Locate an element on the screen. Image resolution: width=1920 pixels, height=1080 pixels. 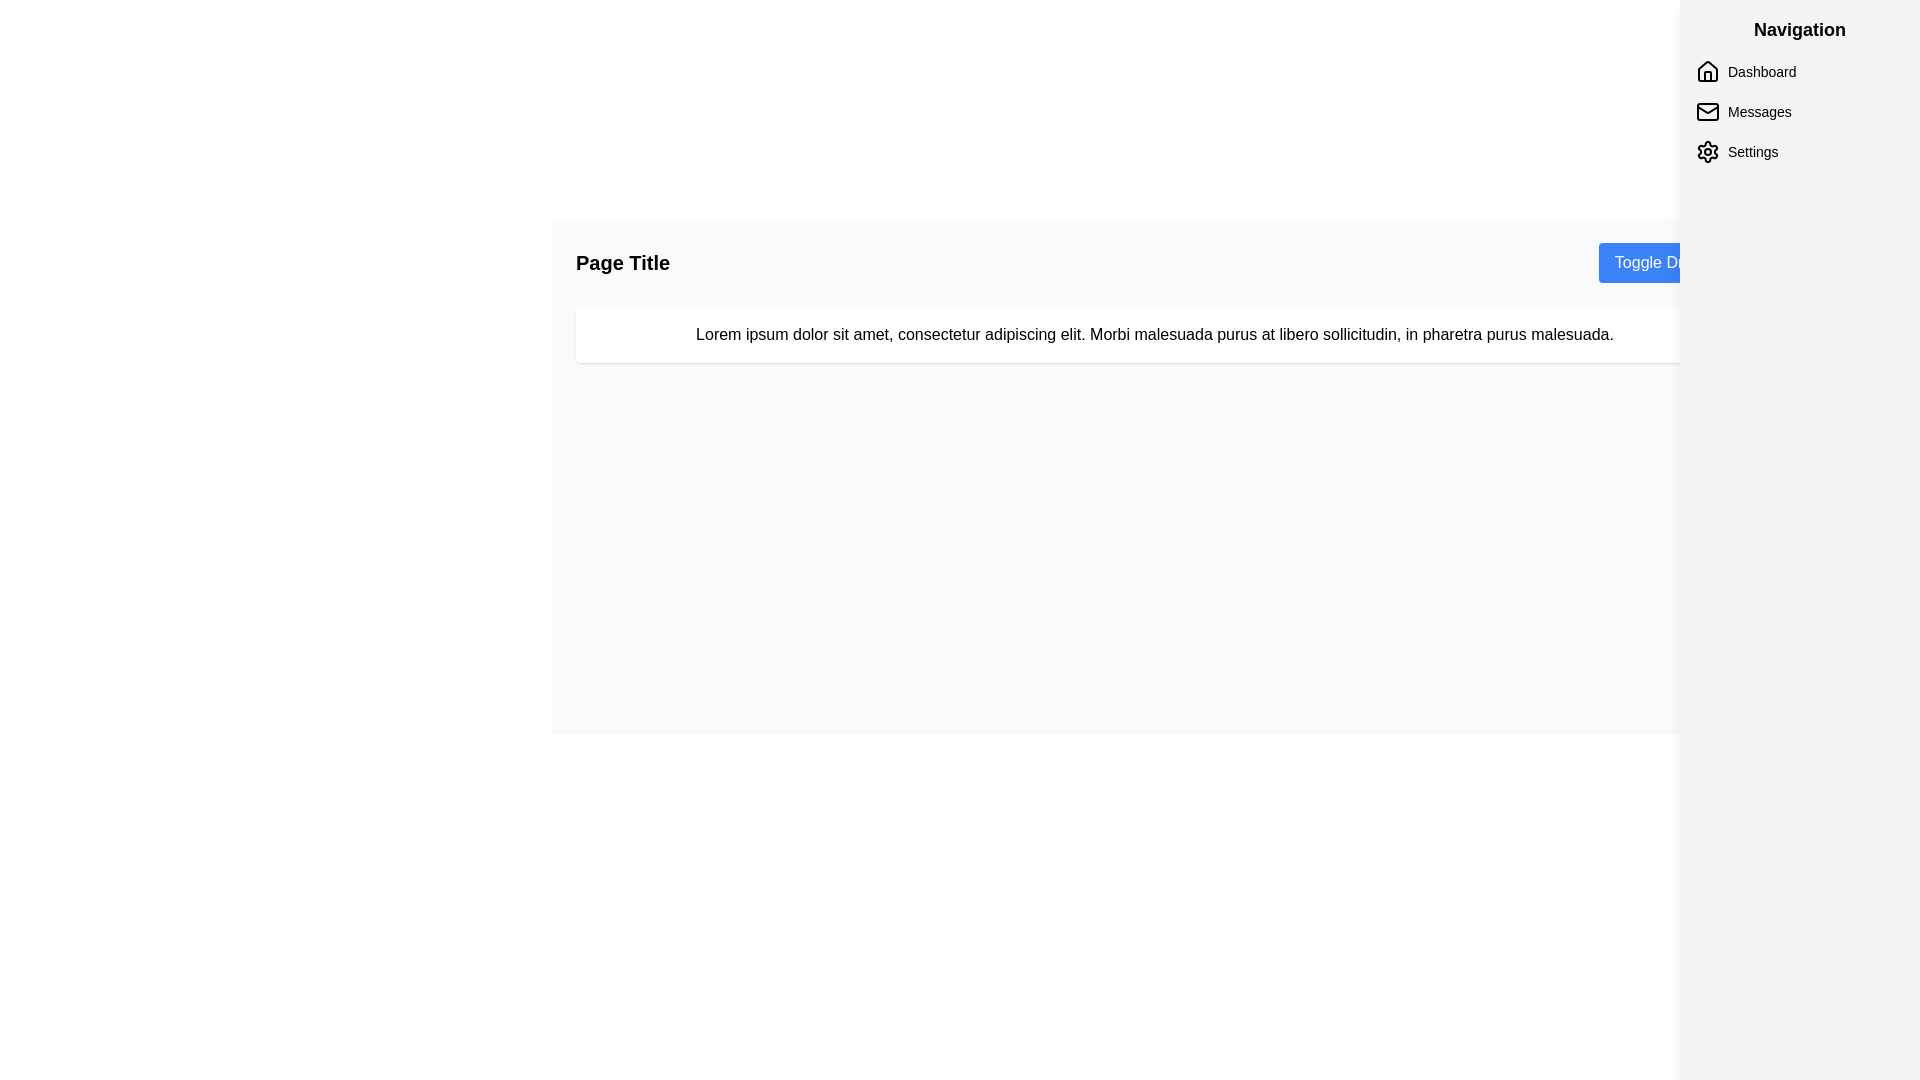
the gear-like icon symbolizing settings, which is positioned within the navigation panel to the left of the 'Settings' text label is located at coordinates (1707, 150).